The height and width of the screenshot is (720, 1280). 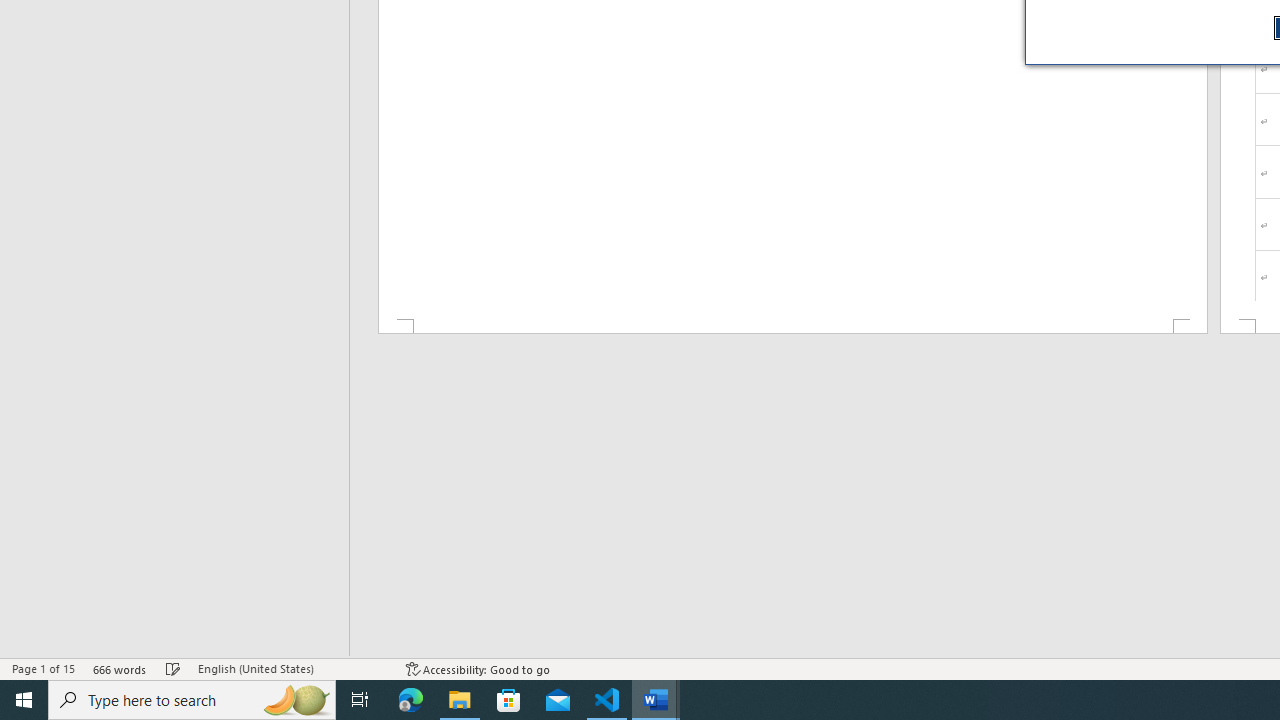 What do you see at coordinates (24, 698) in the screenshot?
I see `'Start'` at bounding box center [24, 698].